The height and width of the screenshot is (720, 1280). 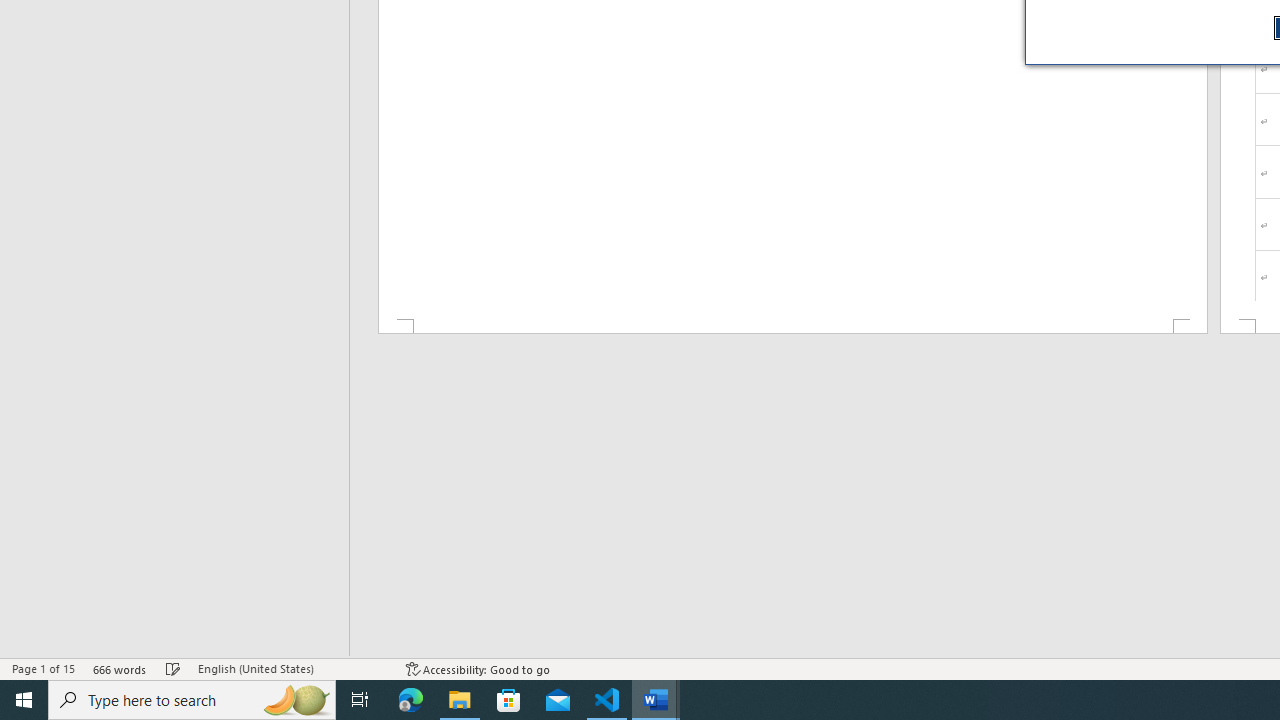 What do you see at coordinates (24, 698) in the screenshot?
I see `'Start'` at bounding box center [24, 698].